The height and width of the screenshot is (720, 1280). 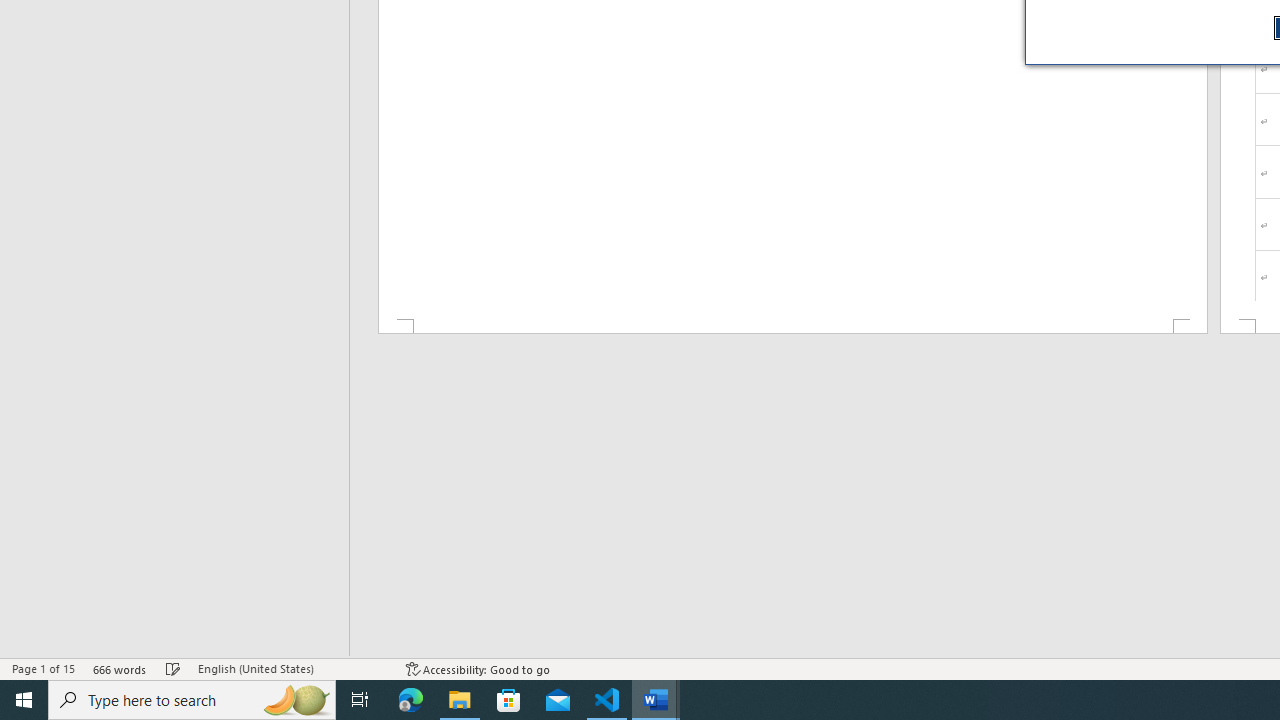 What do you see at coordinates (24, 698) in the screenshot?
I see `'Start'` at bounding box center [24, 698].